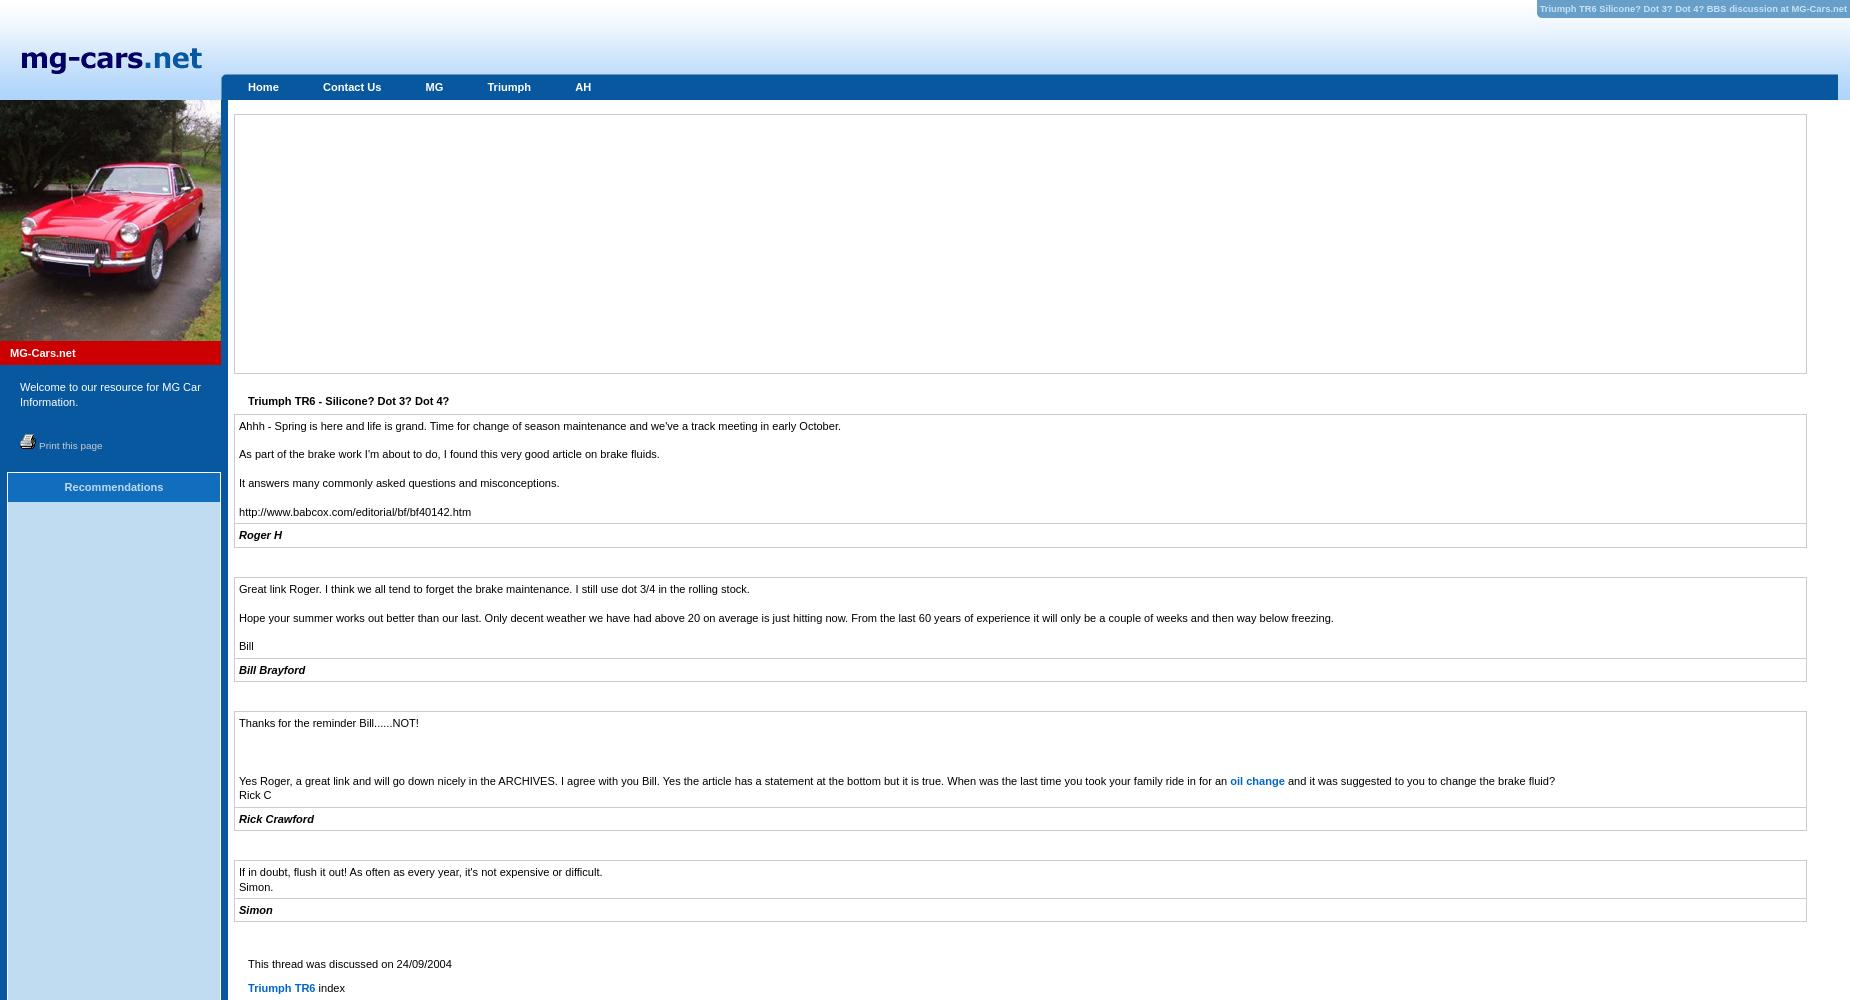 Image resolution: width=1850 pixels, height=1000 pixels. Describe the element at coordinates (582, 85) in the screenshot. I see `'AH'` at that location.